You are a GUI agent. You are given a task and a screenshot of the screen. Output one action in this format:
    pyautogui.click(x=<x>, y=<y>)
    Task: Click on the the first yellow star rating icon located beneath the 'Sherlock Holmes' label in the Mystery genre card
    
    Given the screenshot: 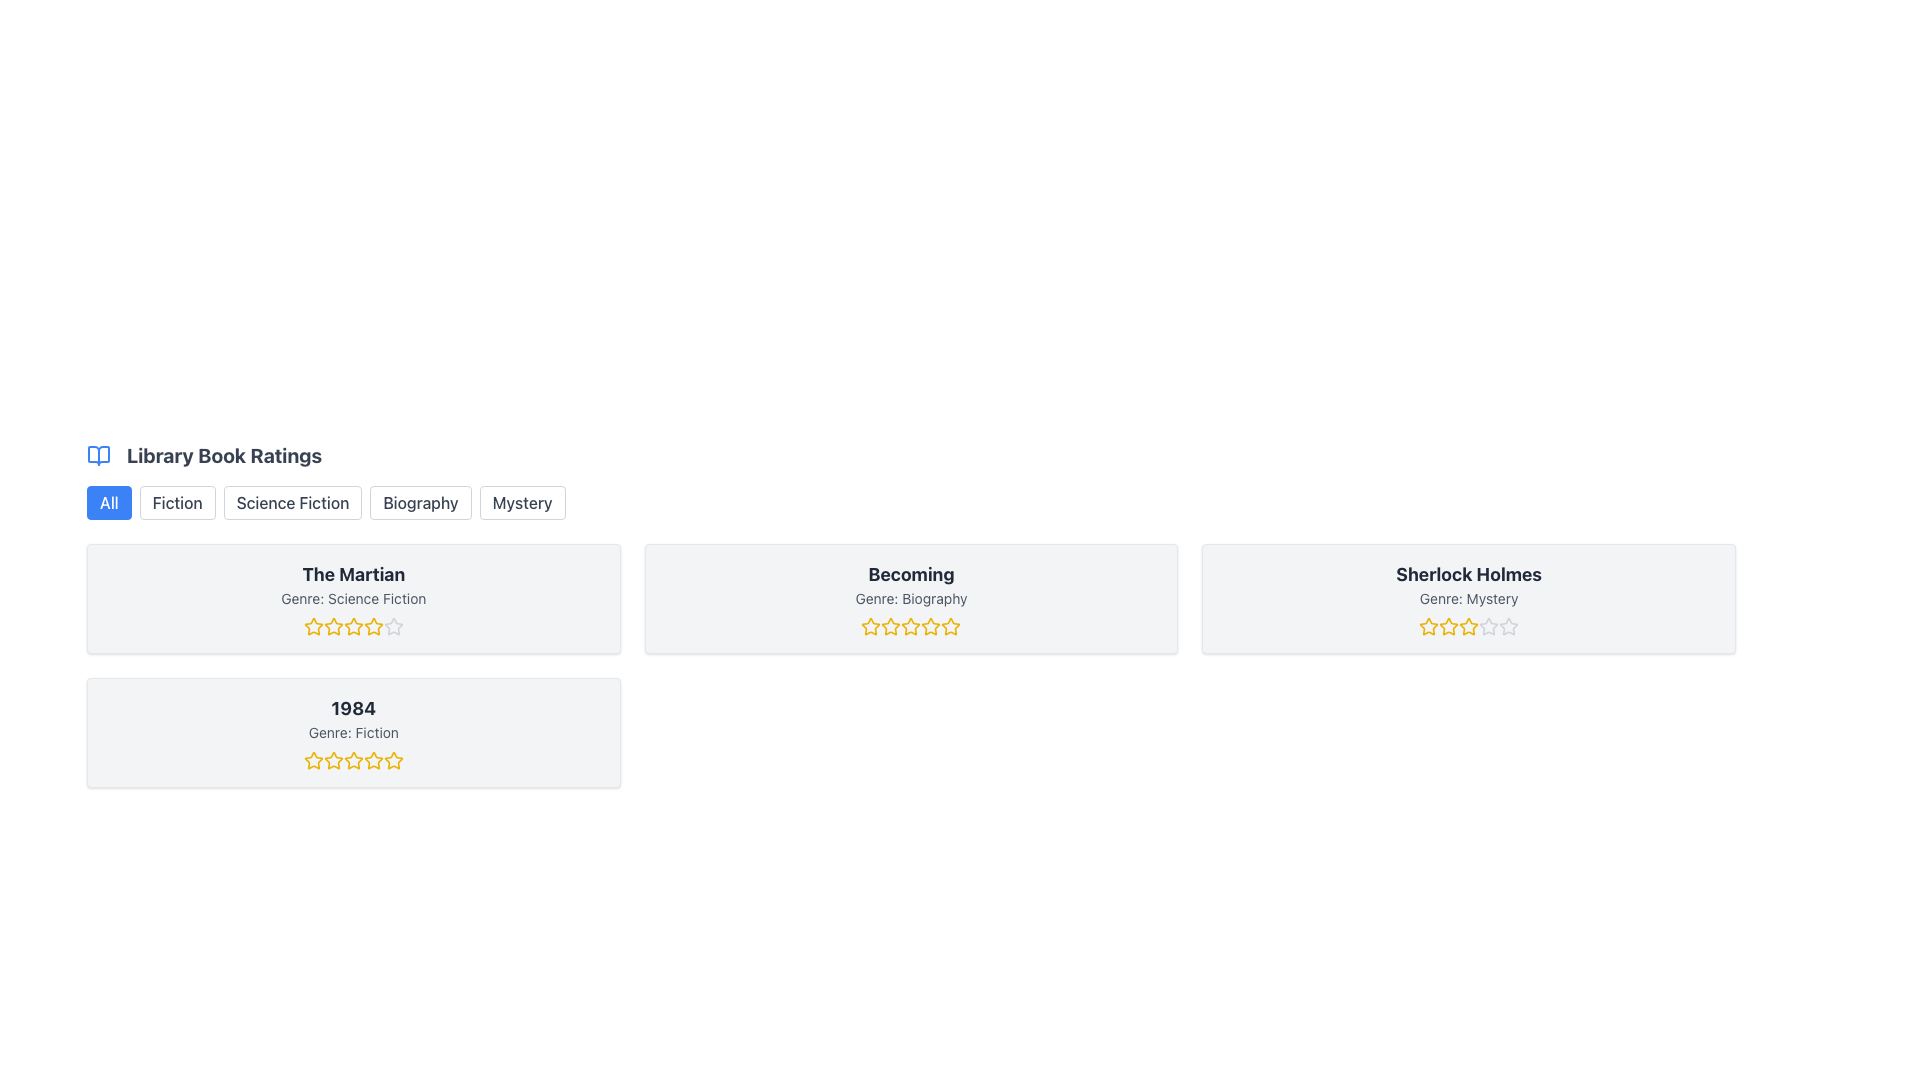 What is the action you would take?
    pyautogui.click(x=1428, y=625)
    